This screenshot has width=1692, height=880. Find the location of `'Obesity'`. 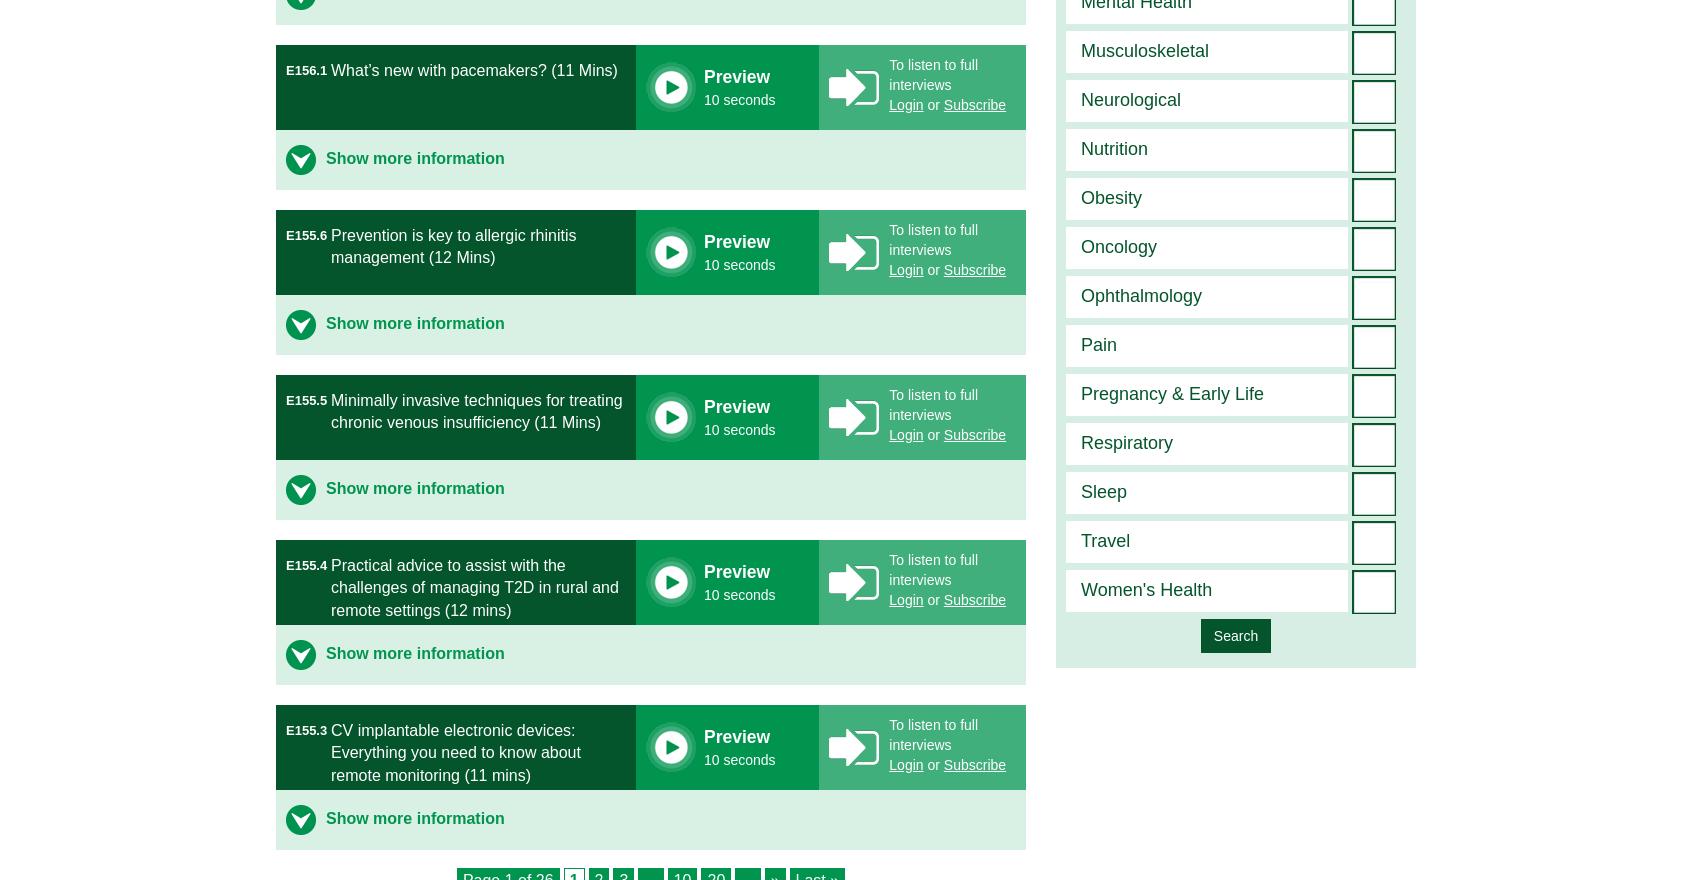

'Obesity' is located at coordinates (1111, 198).